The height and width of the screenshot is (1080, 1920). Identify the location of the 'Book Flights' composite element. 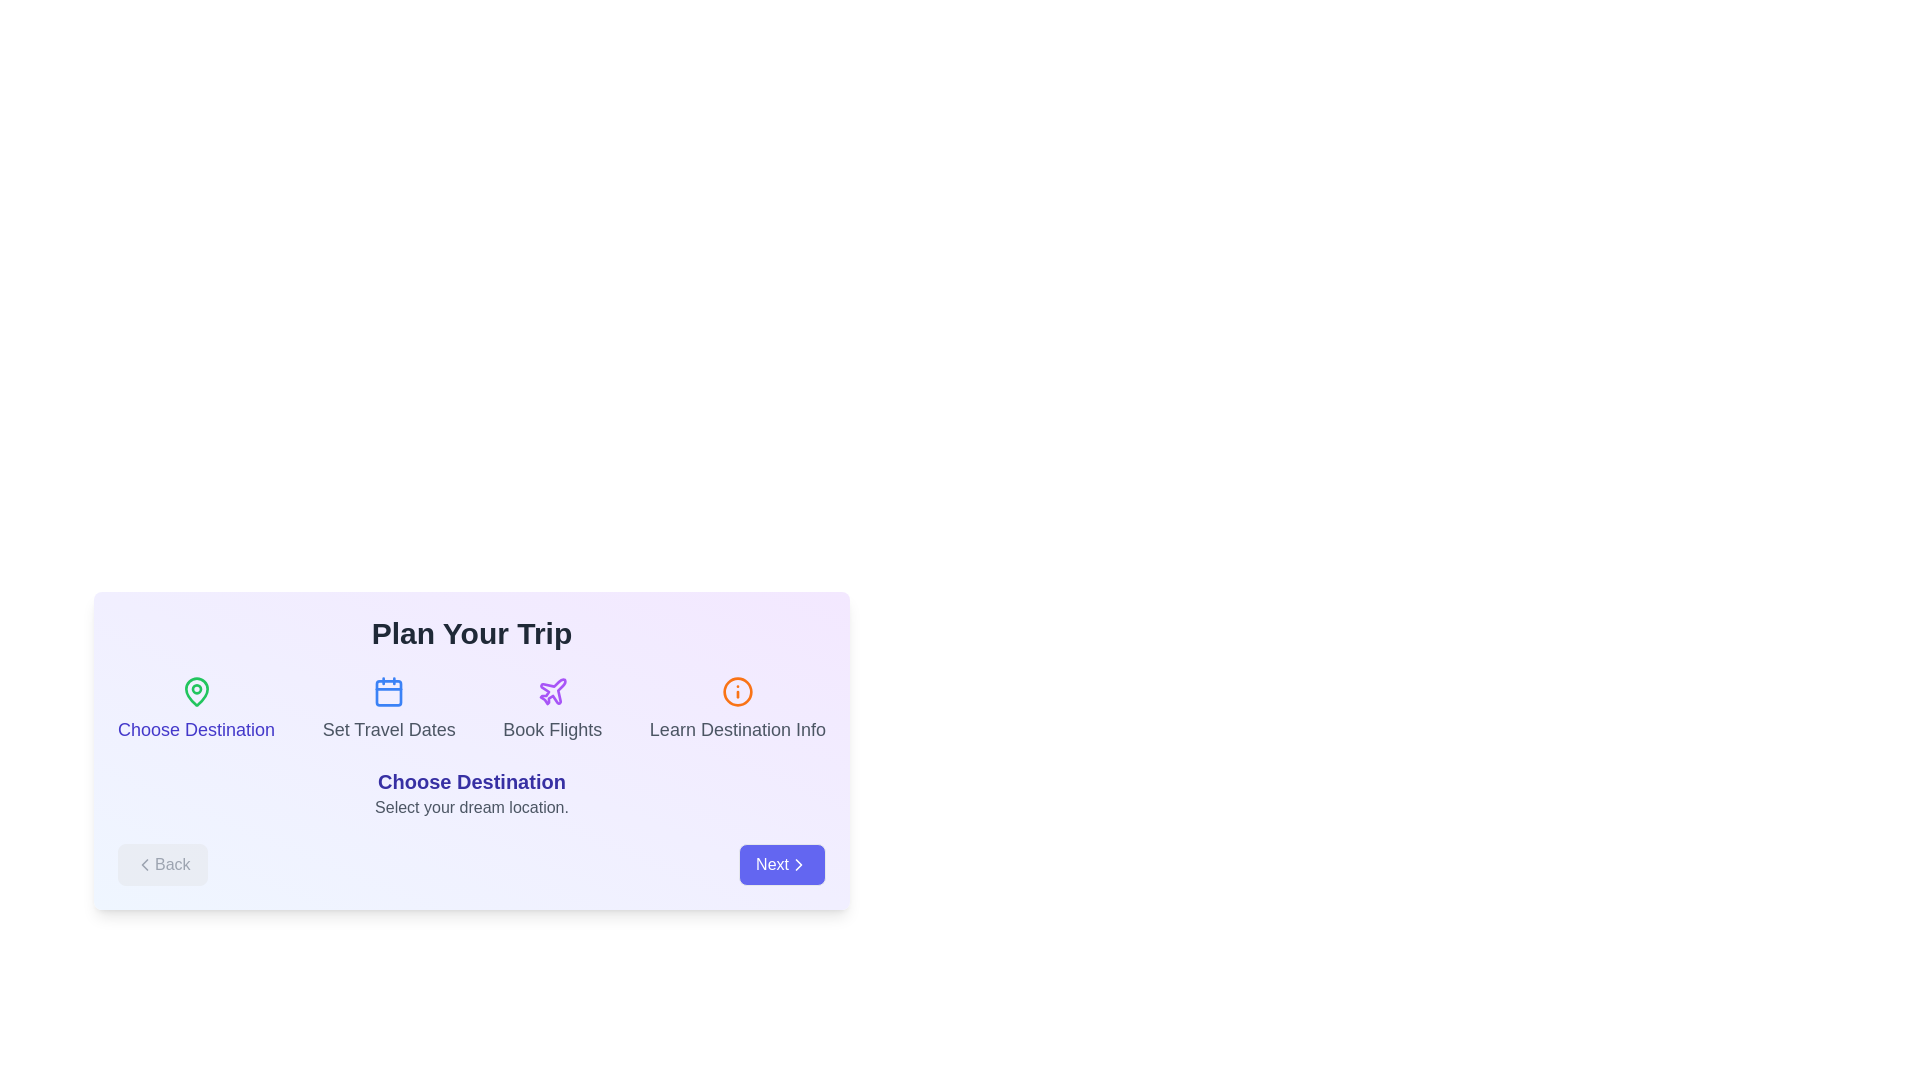
(552, 708).